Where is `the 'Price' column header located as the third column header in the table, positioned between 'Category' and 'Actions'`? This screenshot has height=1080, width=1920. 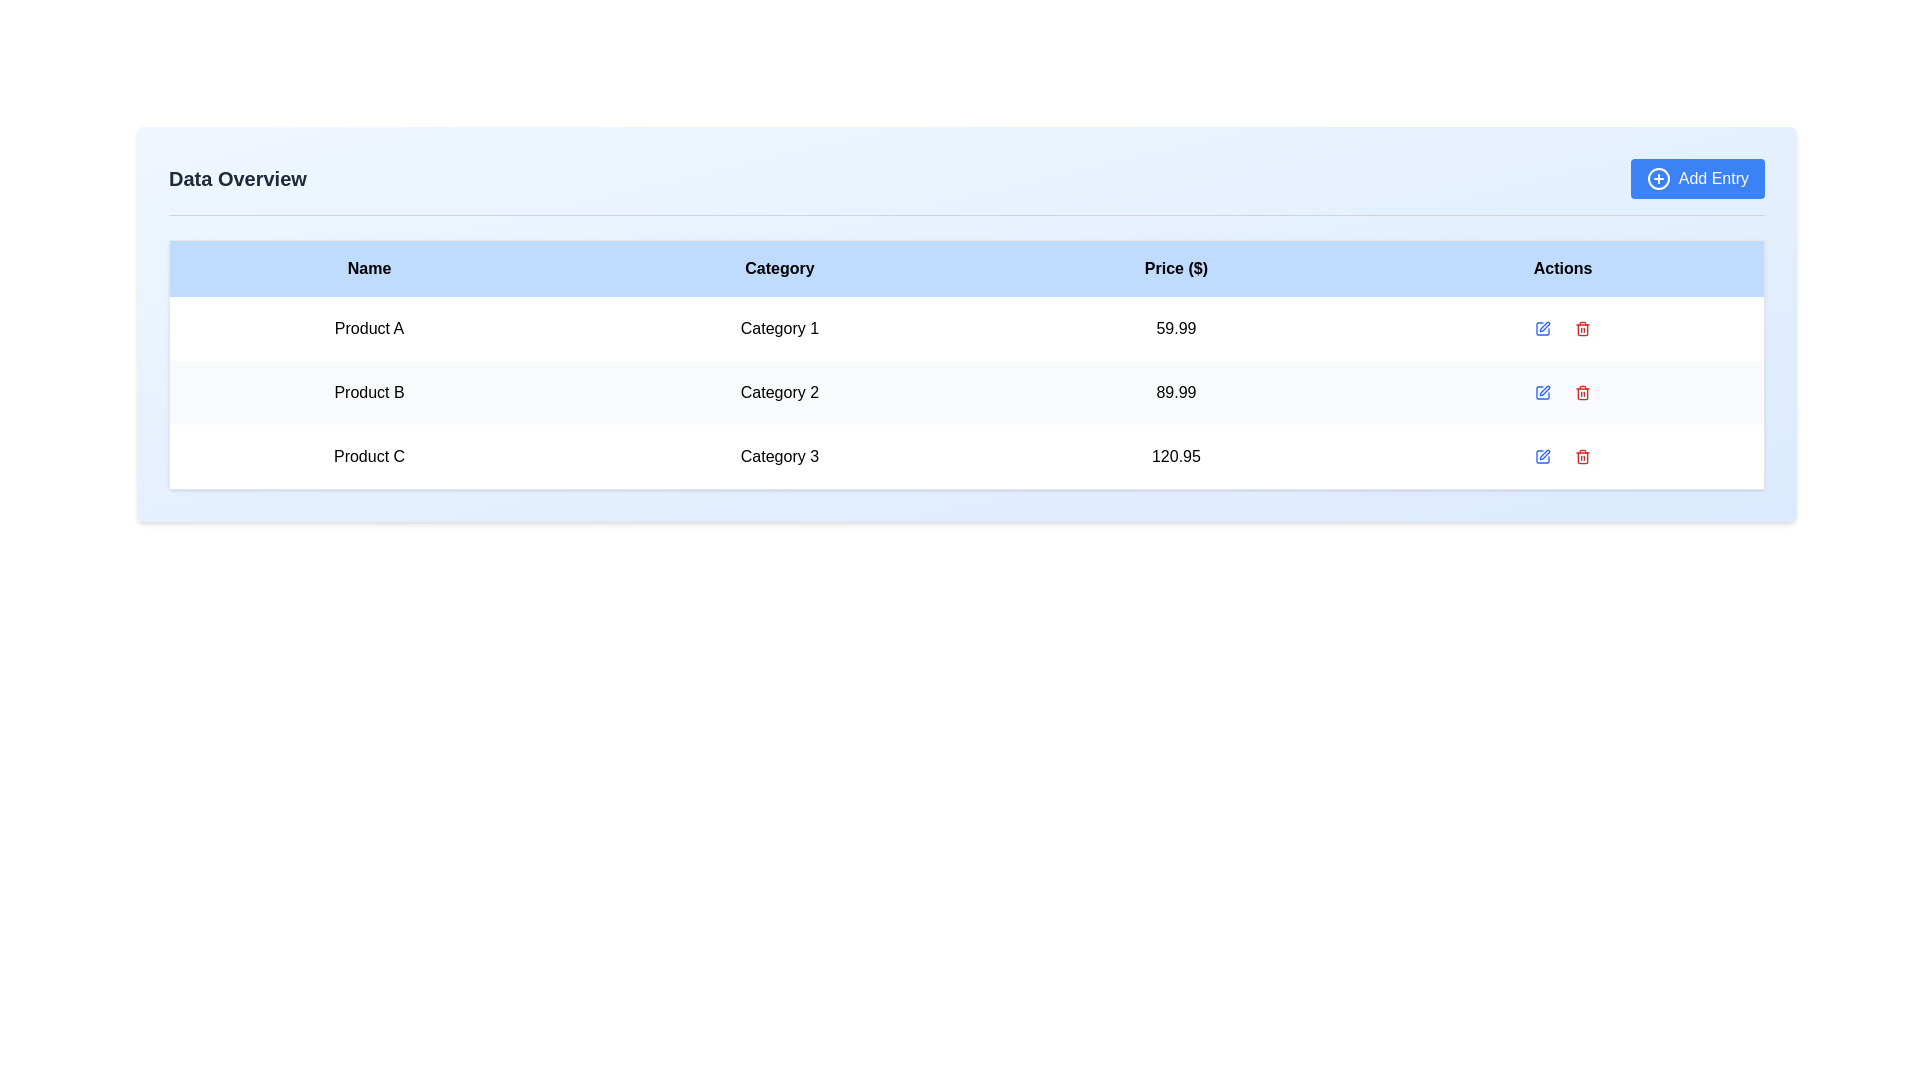
the 'Price' column header located as the third column header in the table, positioned between 'Category' and 'Actions' is located at coordinates (1176, 267).